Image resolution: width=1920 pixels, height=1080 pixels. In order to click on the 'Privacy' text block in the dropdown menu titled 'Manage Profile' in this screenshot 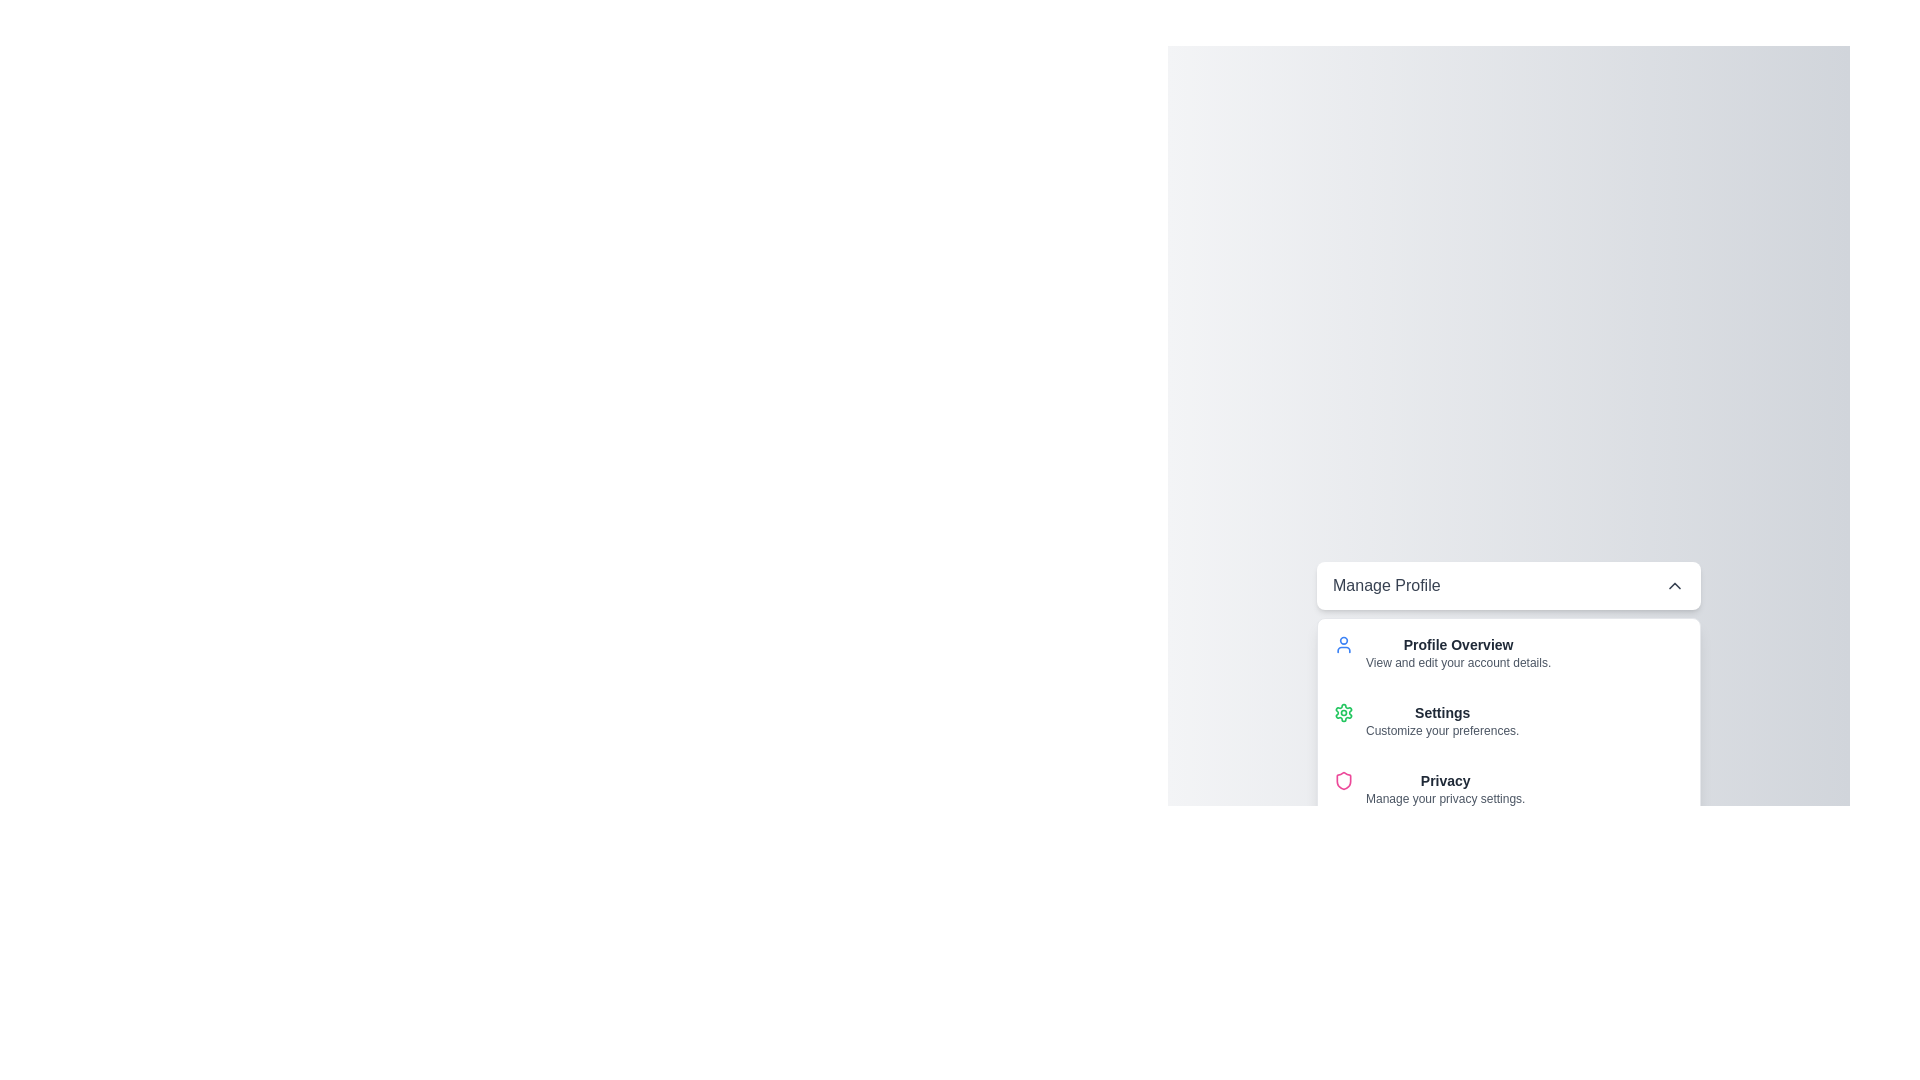, I will do `click(1445, 788)`.